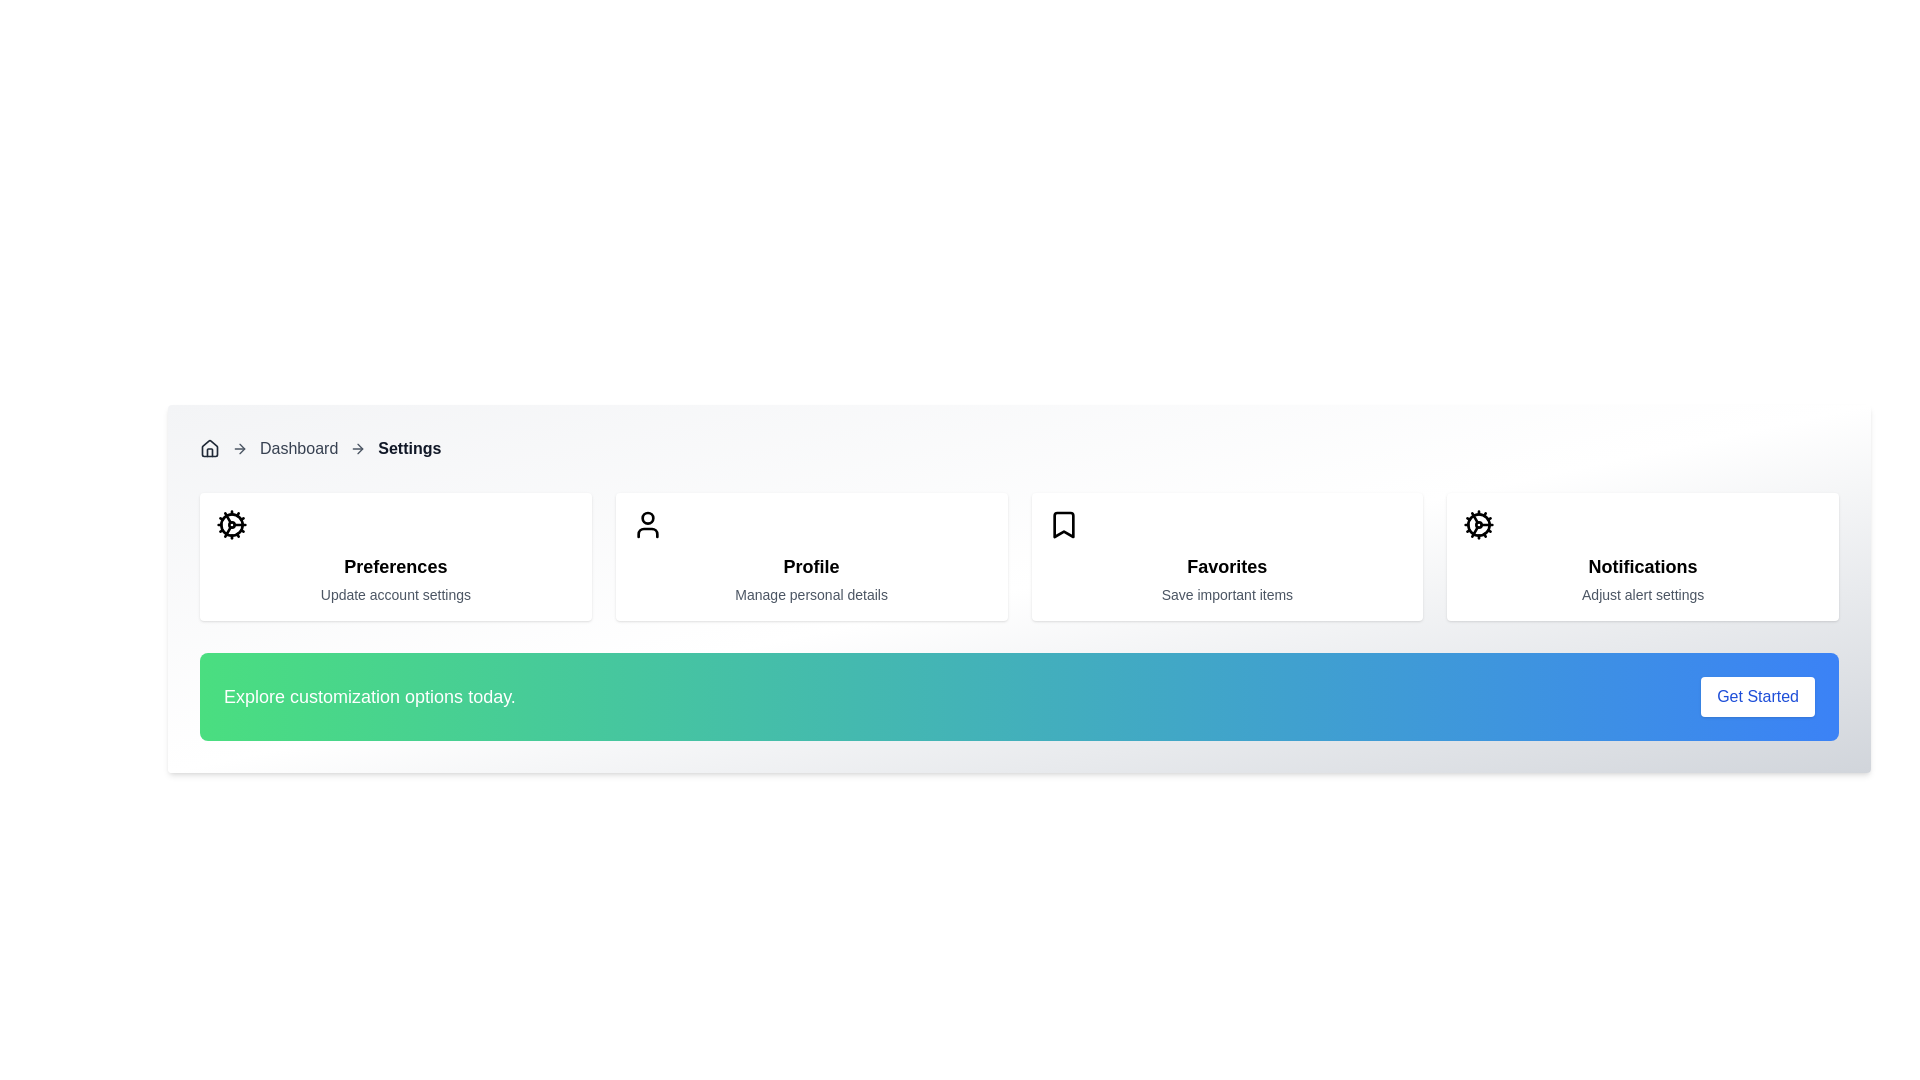 The height and width of the screenshot is (1080, 1920). Describe the element at coordinates (811, 567) in the screenshot. I see `the heading text element indicating the user's profile within the card-like panel, which is the second panel in the settings interface` at that location.